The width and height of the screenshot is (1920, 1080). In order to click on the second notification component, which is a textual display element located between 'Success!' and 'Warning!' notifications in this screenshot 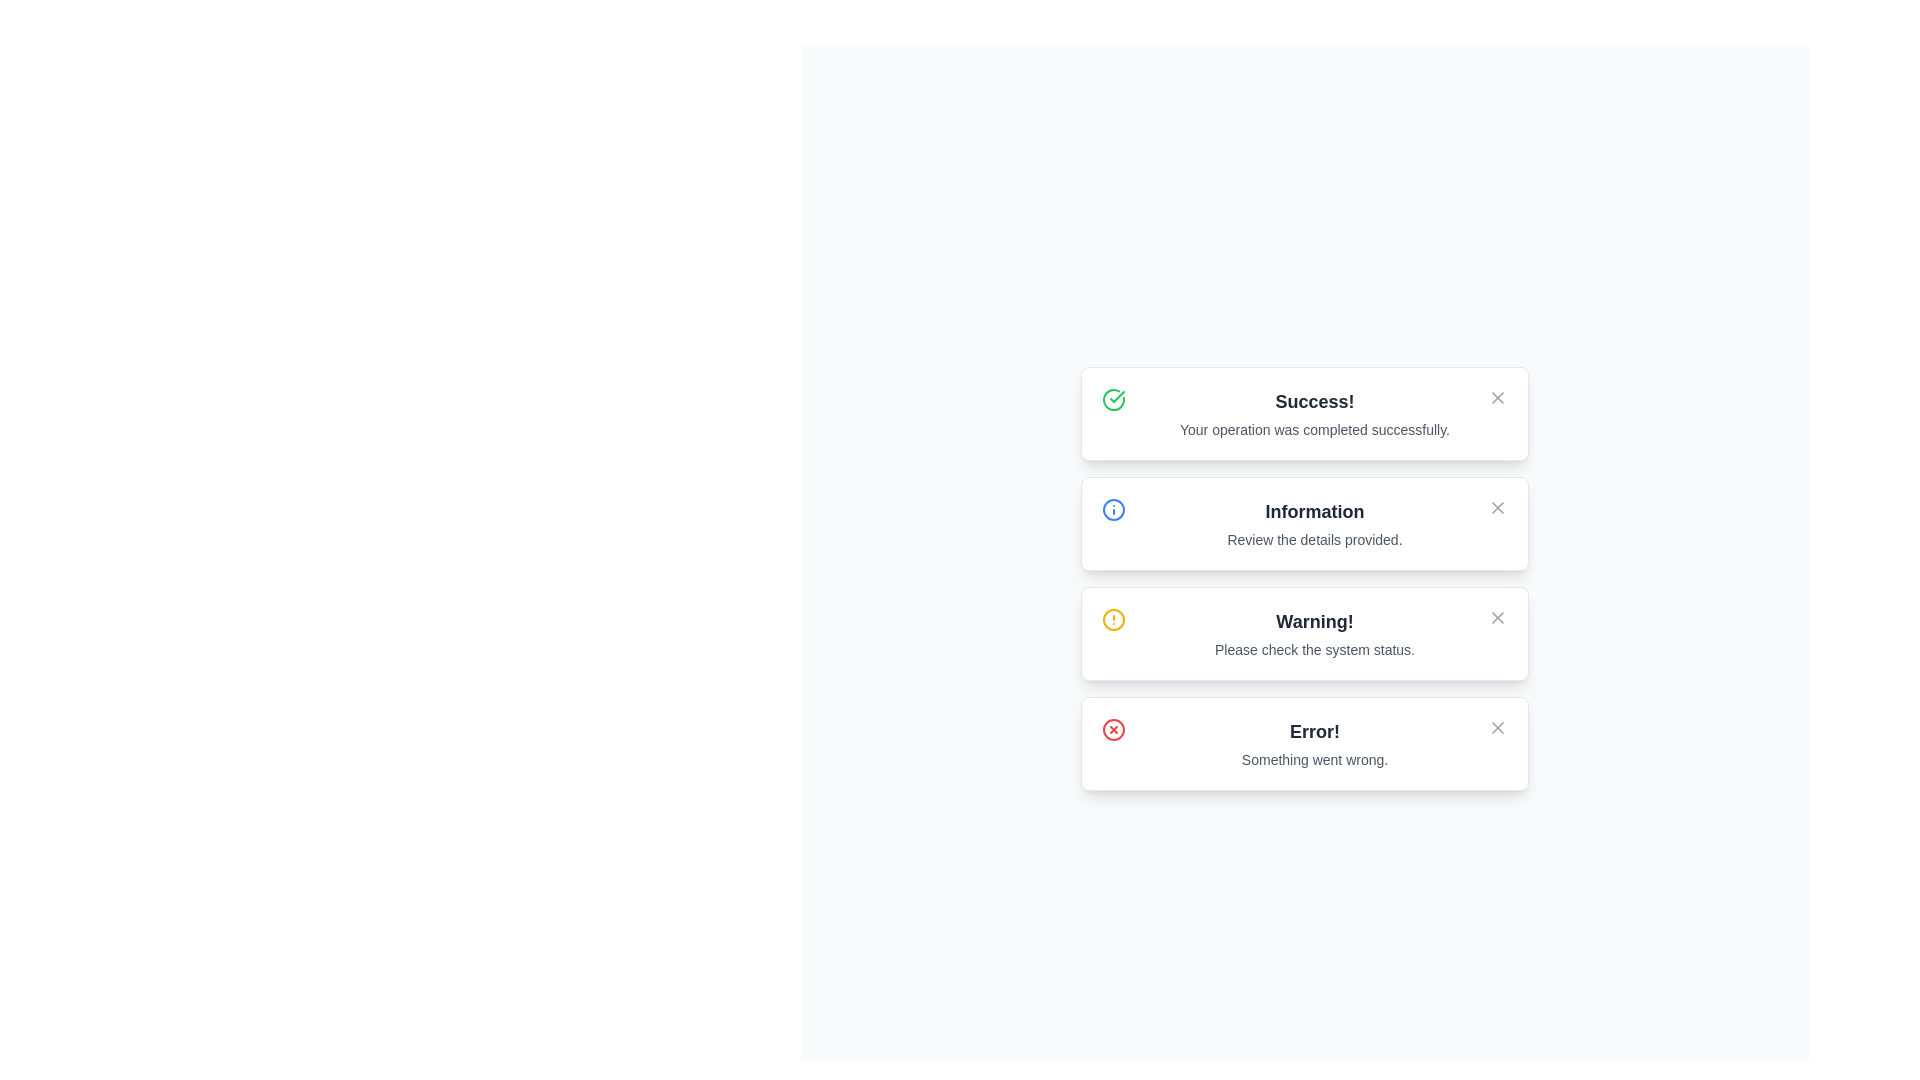, I will do `click(1315, 523)`.